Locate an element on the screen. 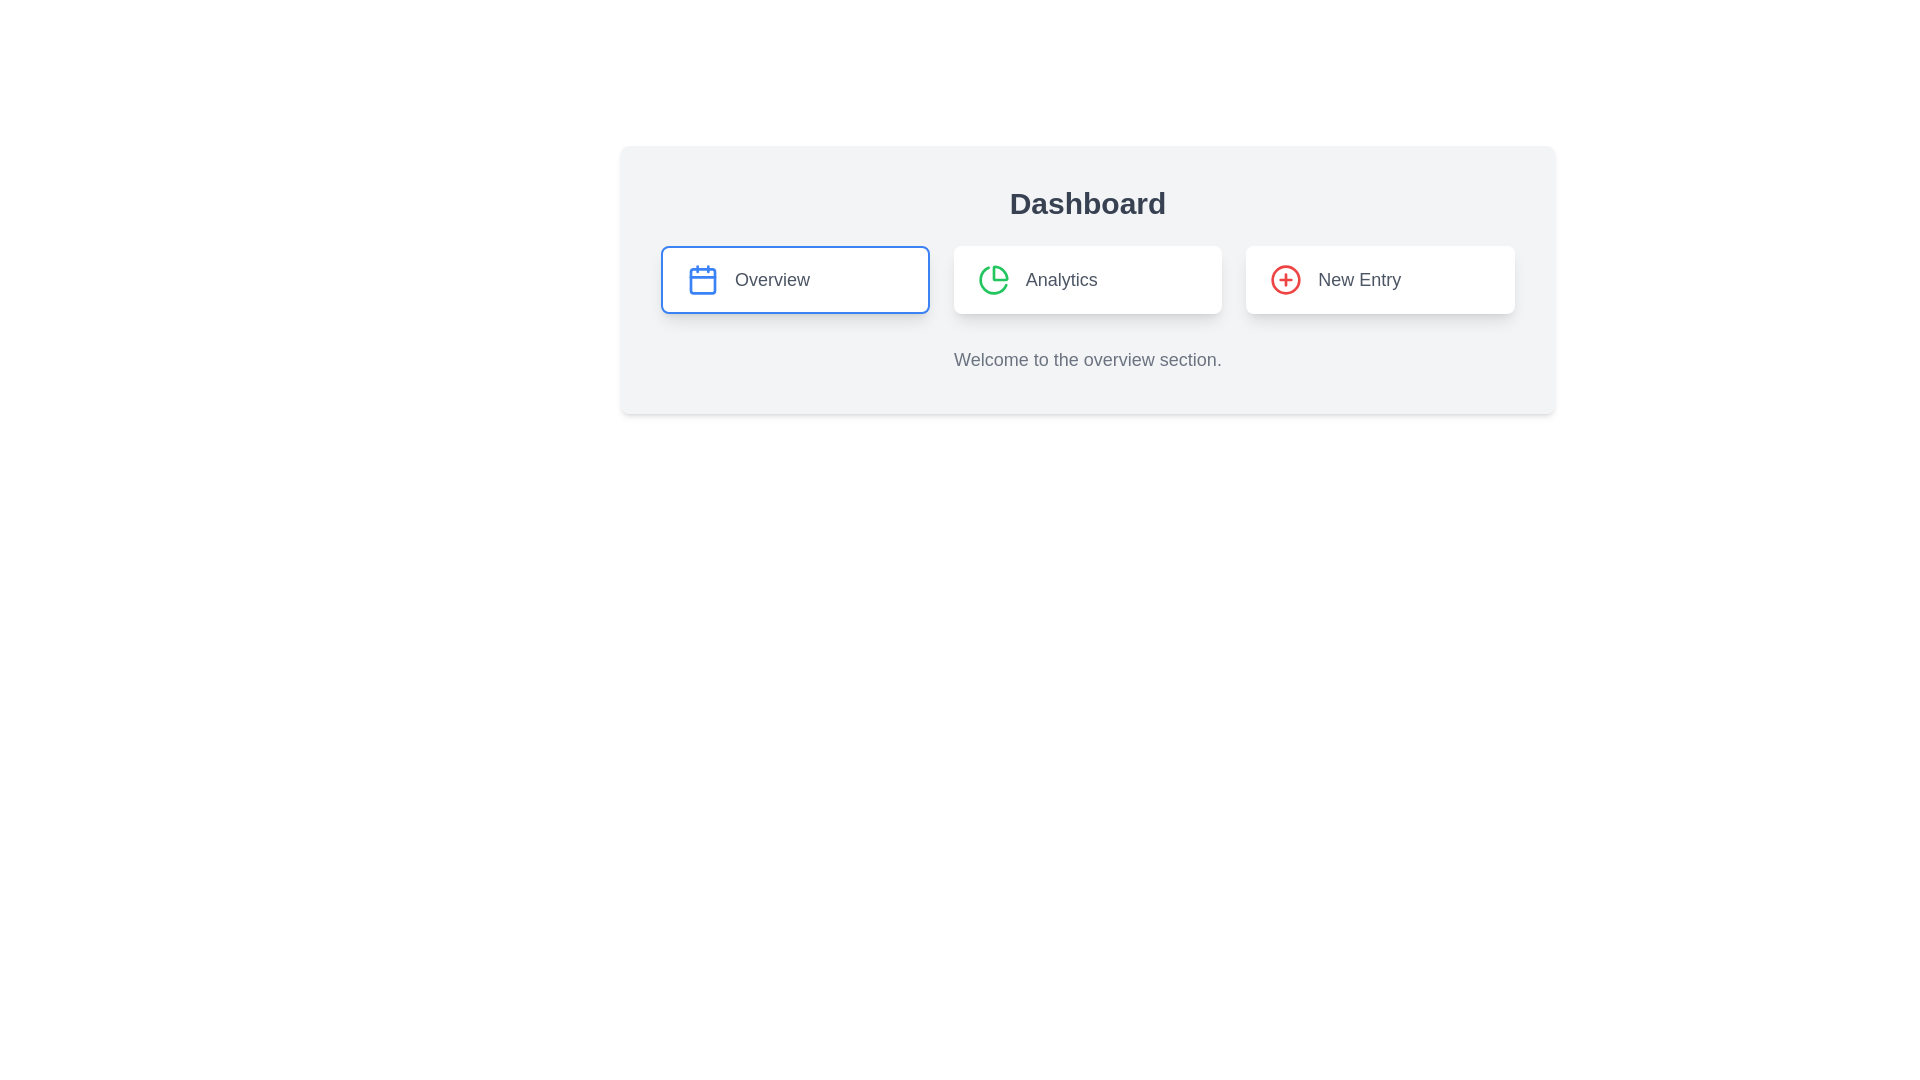 This screenshot has height=1080, width=1920. text from the label reading 'Analytics', which is styled with a larger font size and medium weight, and is colored gray ('text-gray-600') is located at coordinates (1060, 280).